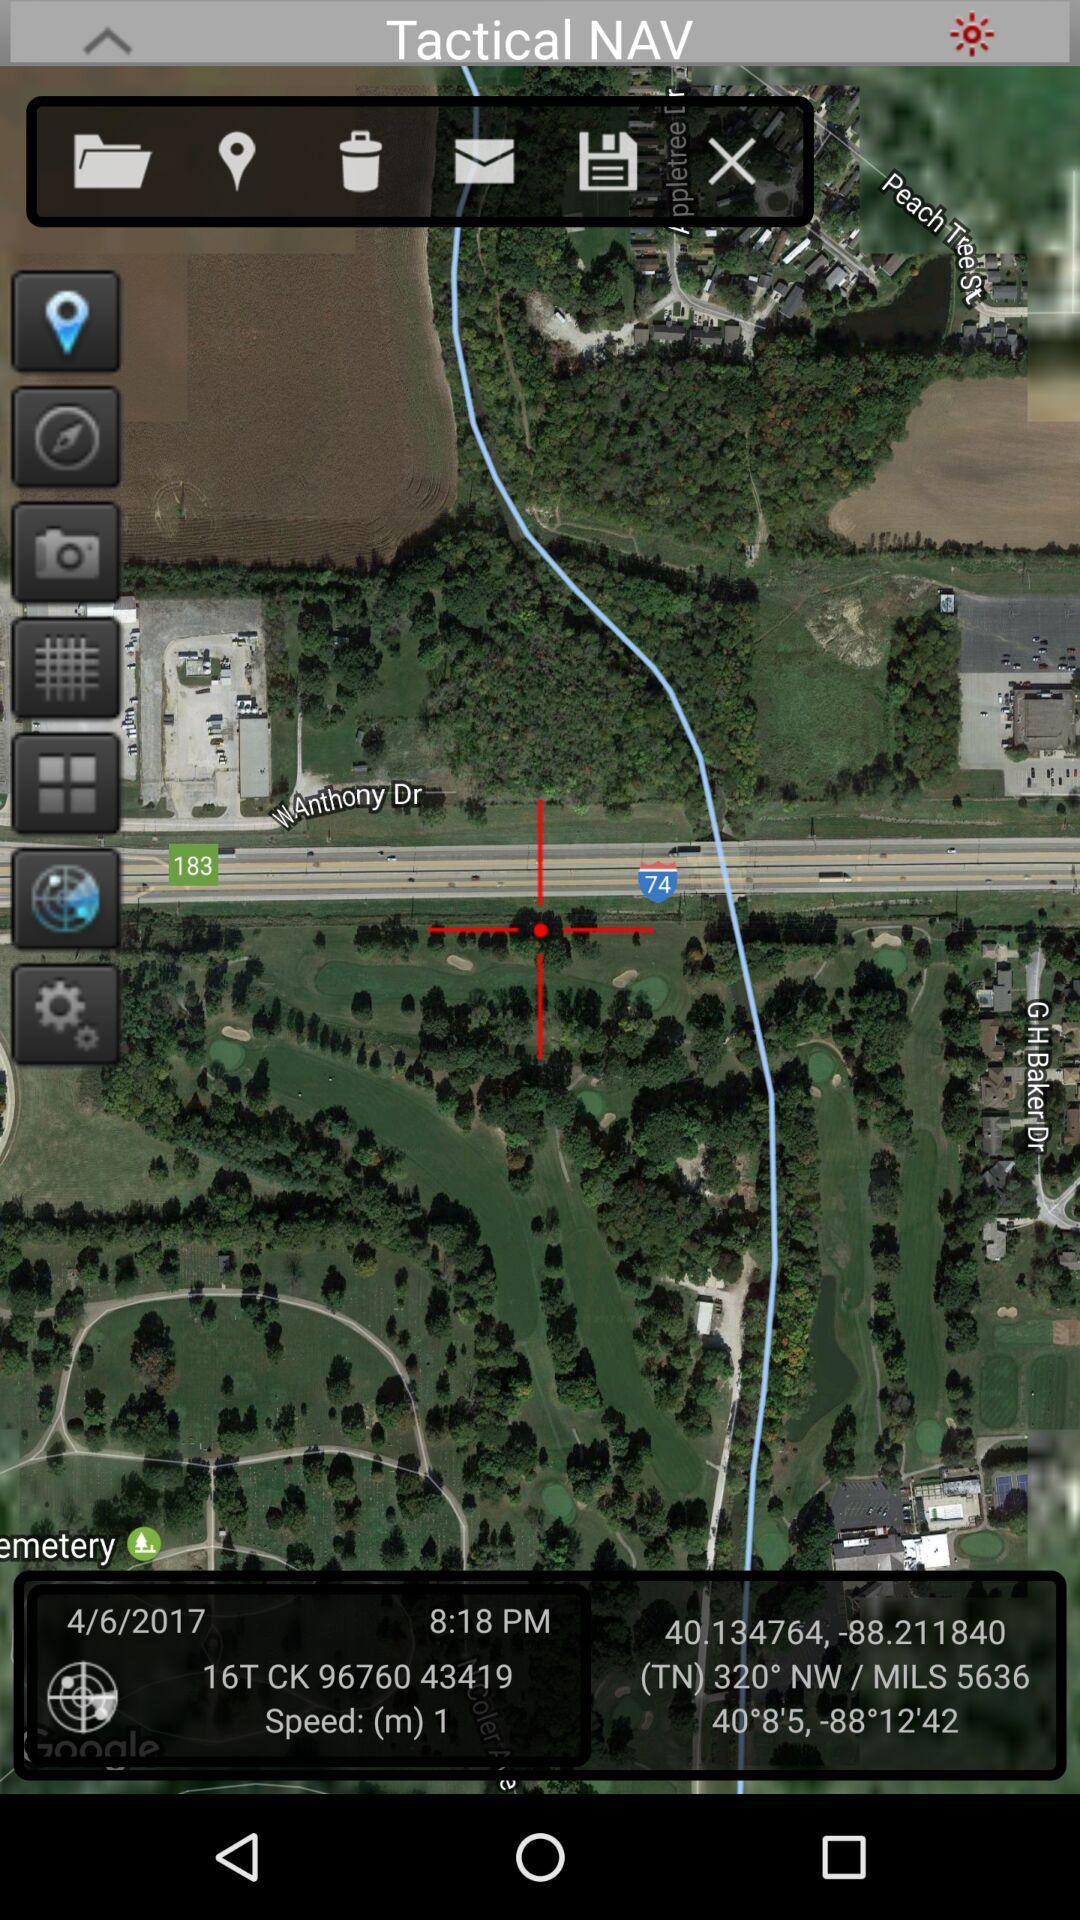 This screenshot has width=1080, height=1920. What do you see at coordinates (627, 156) in the screenshot?
I see `location` at bounding box center [627, 156].